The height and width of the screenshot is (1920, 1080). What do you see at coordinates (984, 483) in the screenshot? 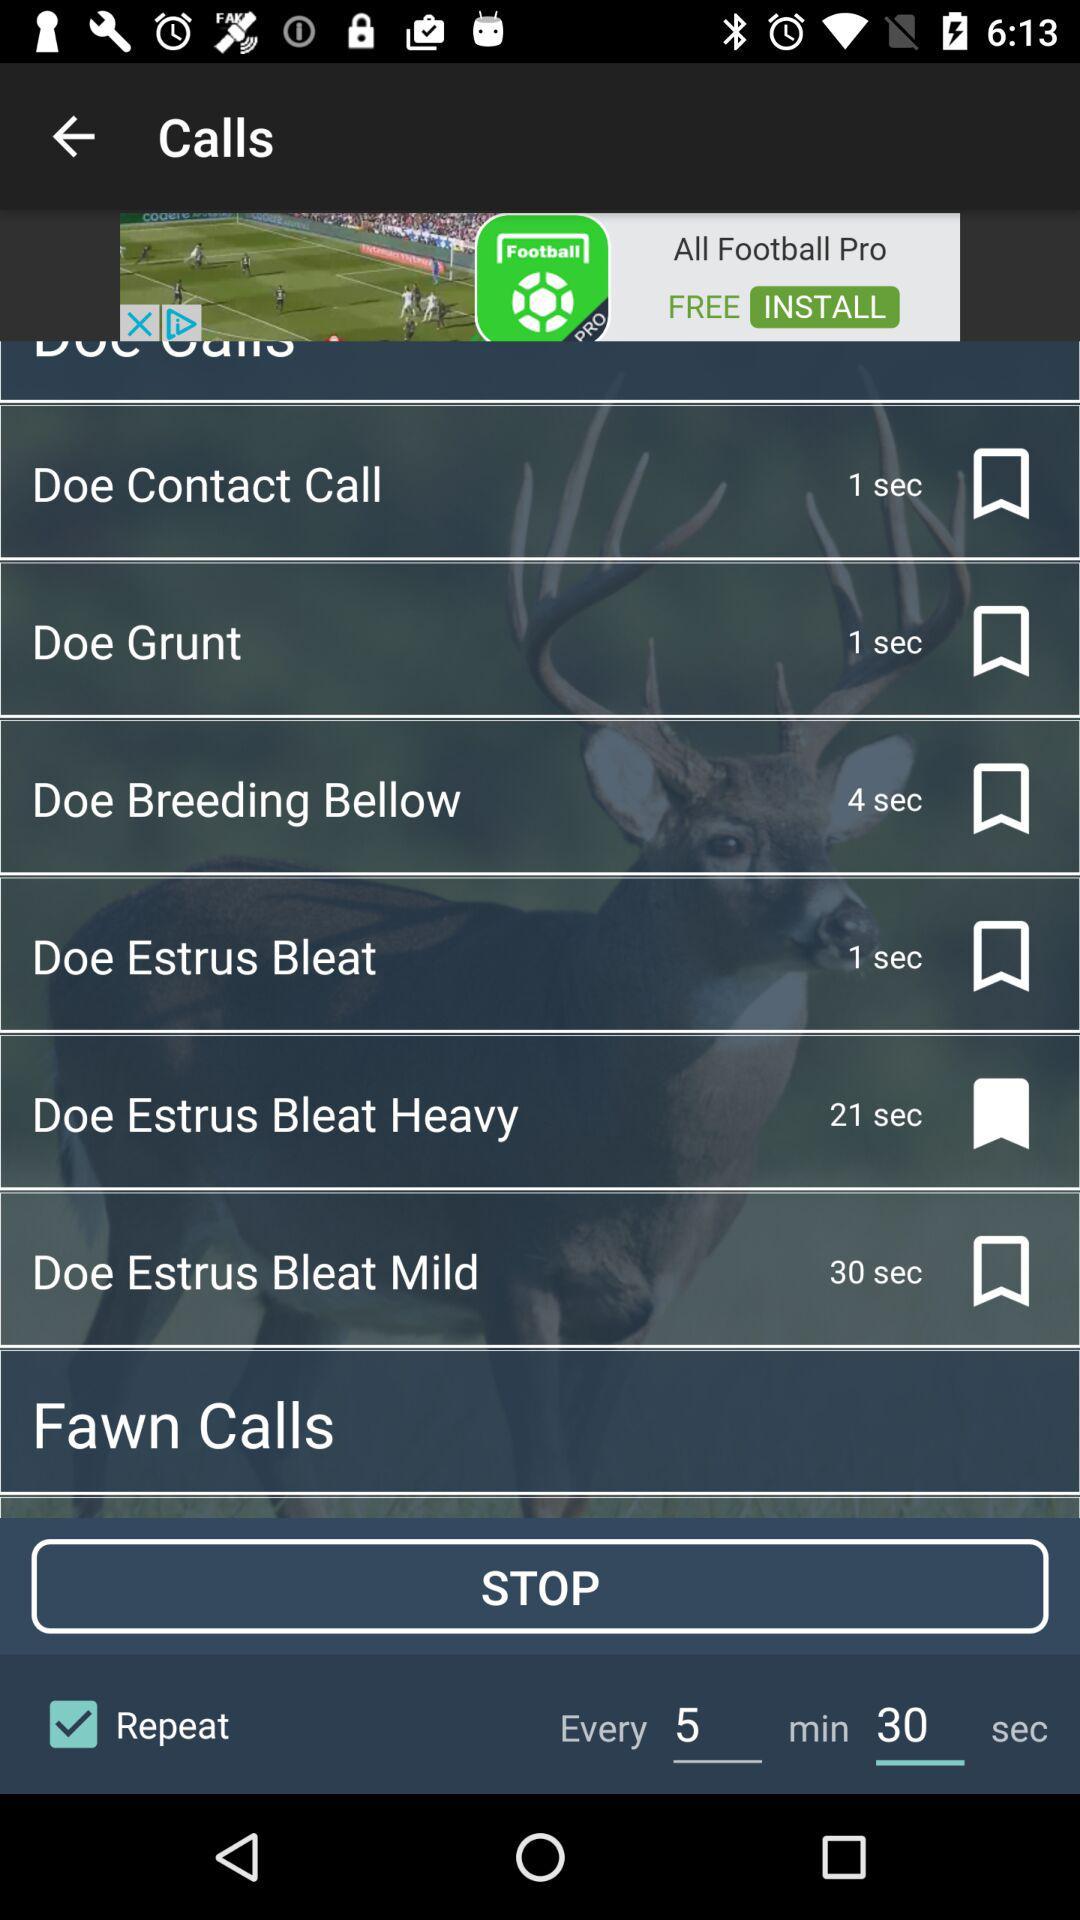
I see `the bookmark icon` at bounding box center [984, 483].